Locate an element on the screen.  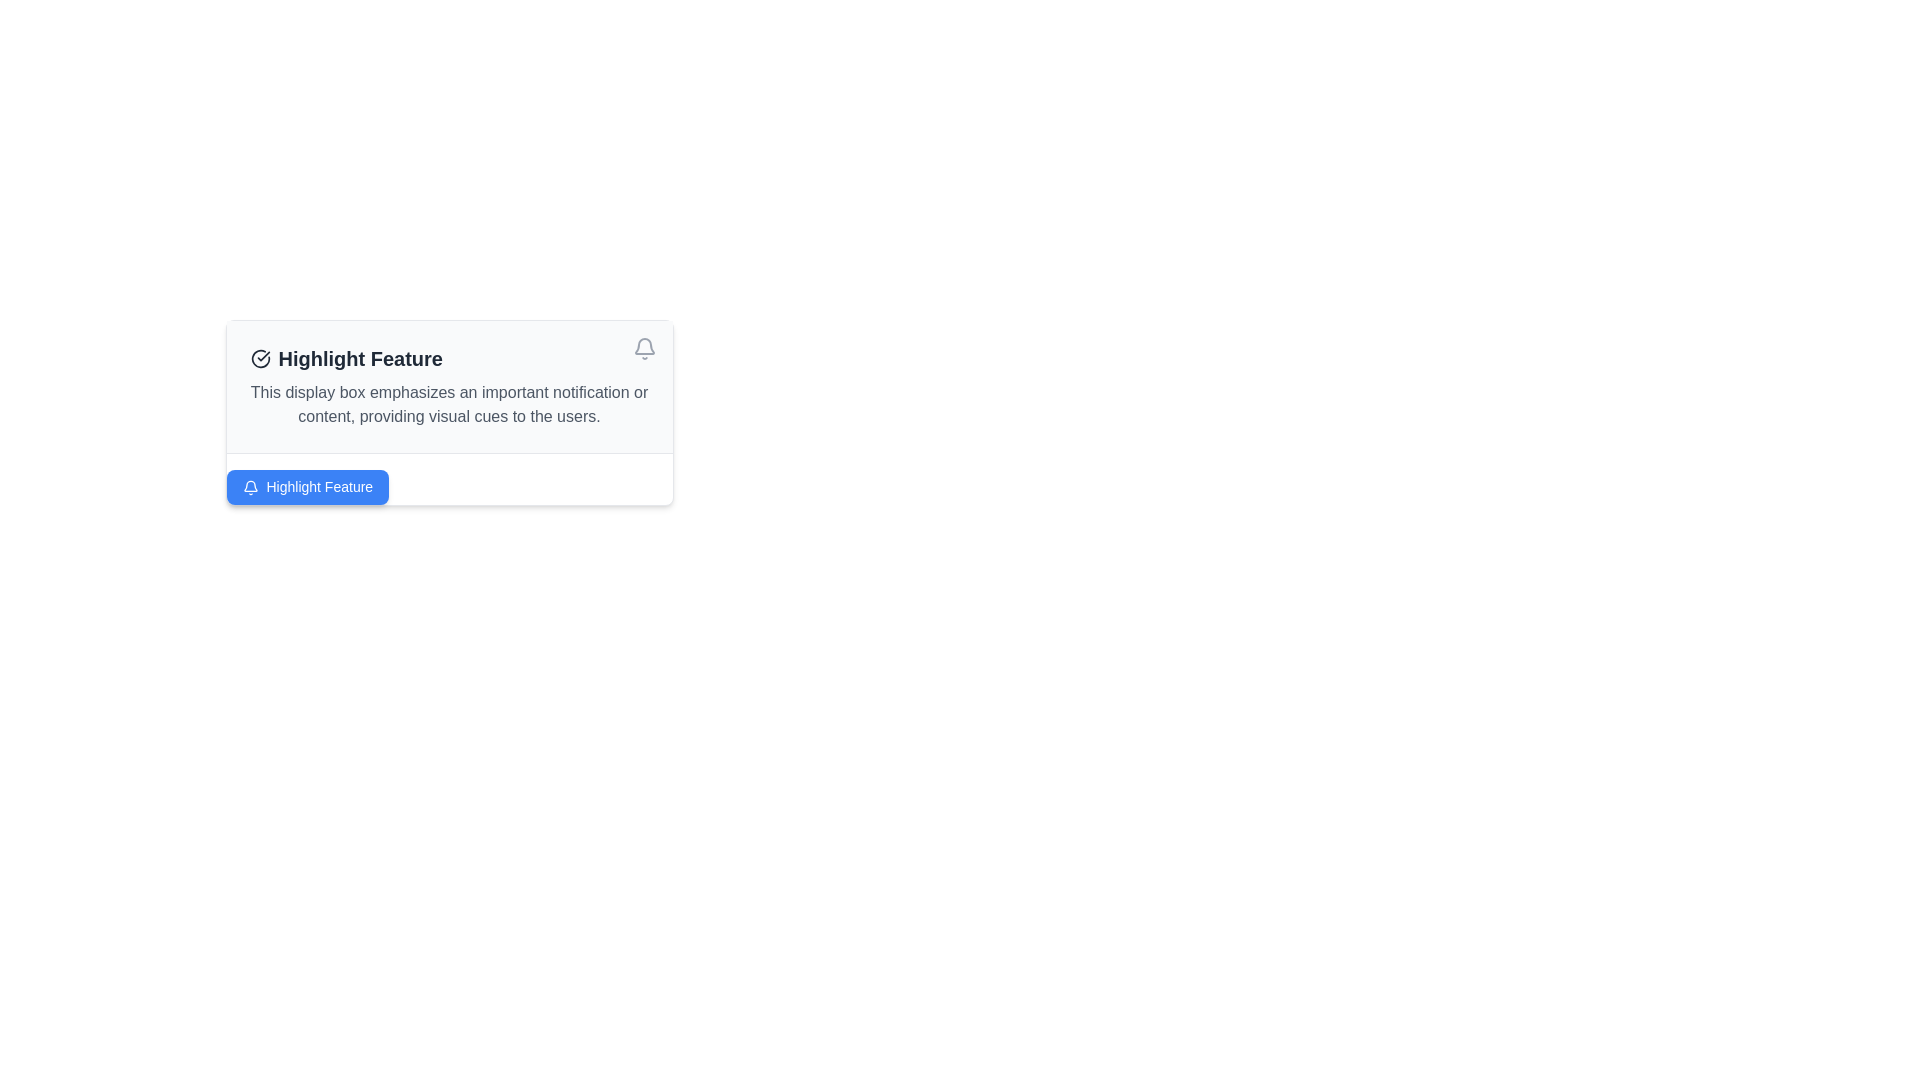
the bell notification icon located at the top-right corner of the 'Highlight Feature' box is located at coordinates (644, 345).